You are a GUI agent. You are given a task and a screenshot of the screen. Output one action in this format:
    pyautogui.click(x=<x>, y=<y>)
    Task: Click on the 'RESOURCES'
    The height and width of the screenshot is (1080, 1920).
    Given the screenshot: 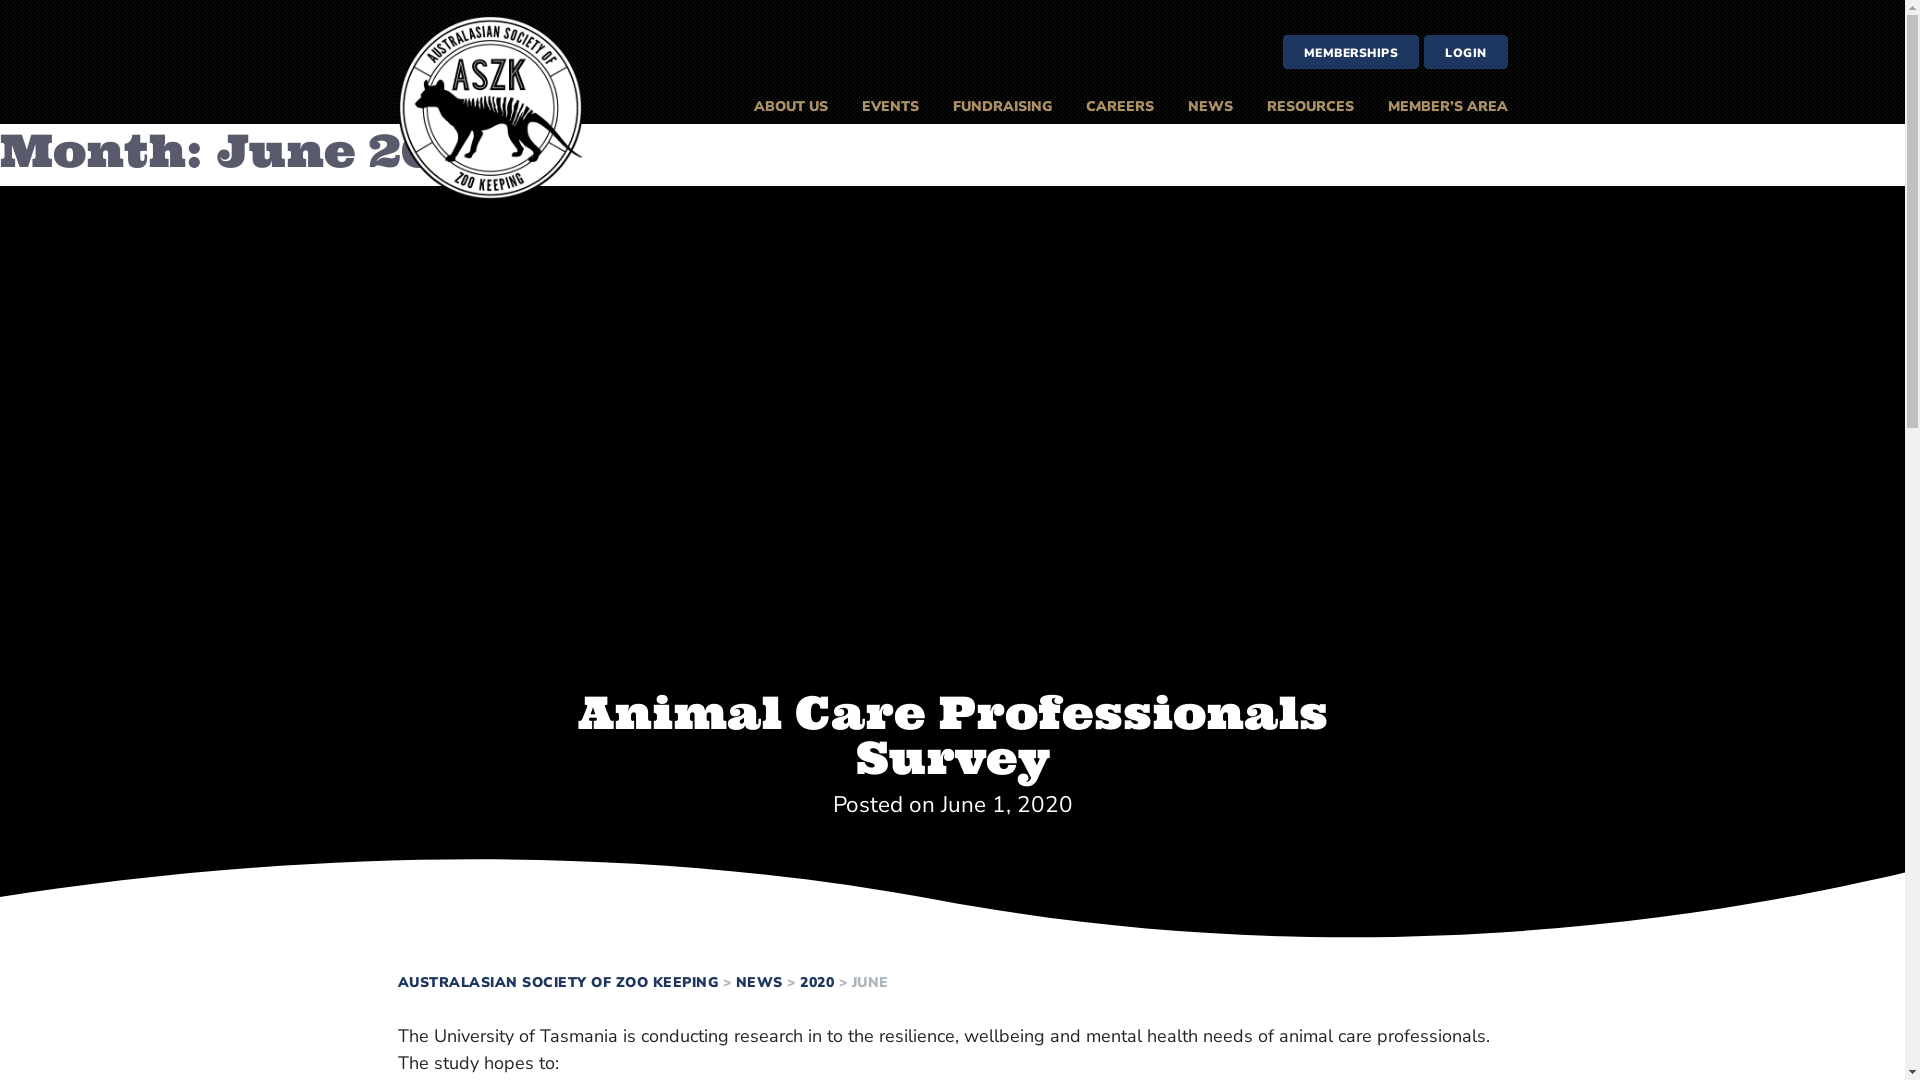 What is the action you would take?
    pyautogui.click(x=1310, y=107)
    